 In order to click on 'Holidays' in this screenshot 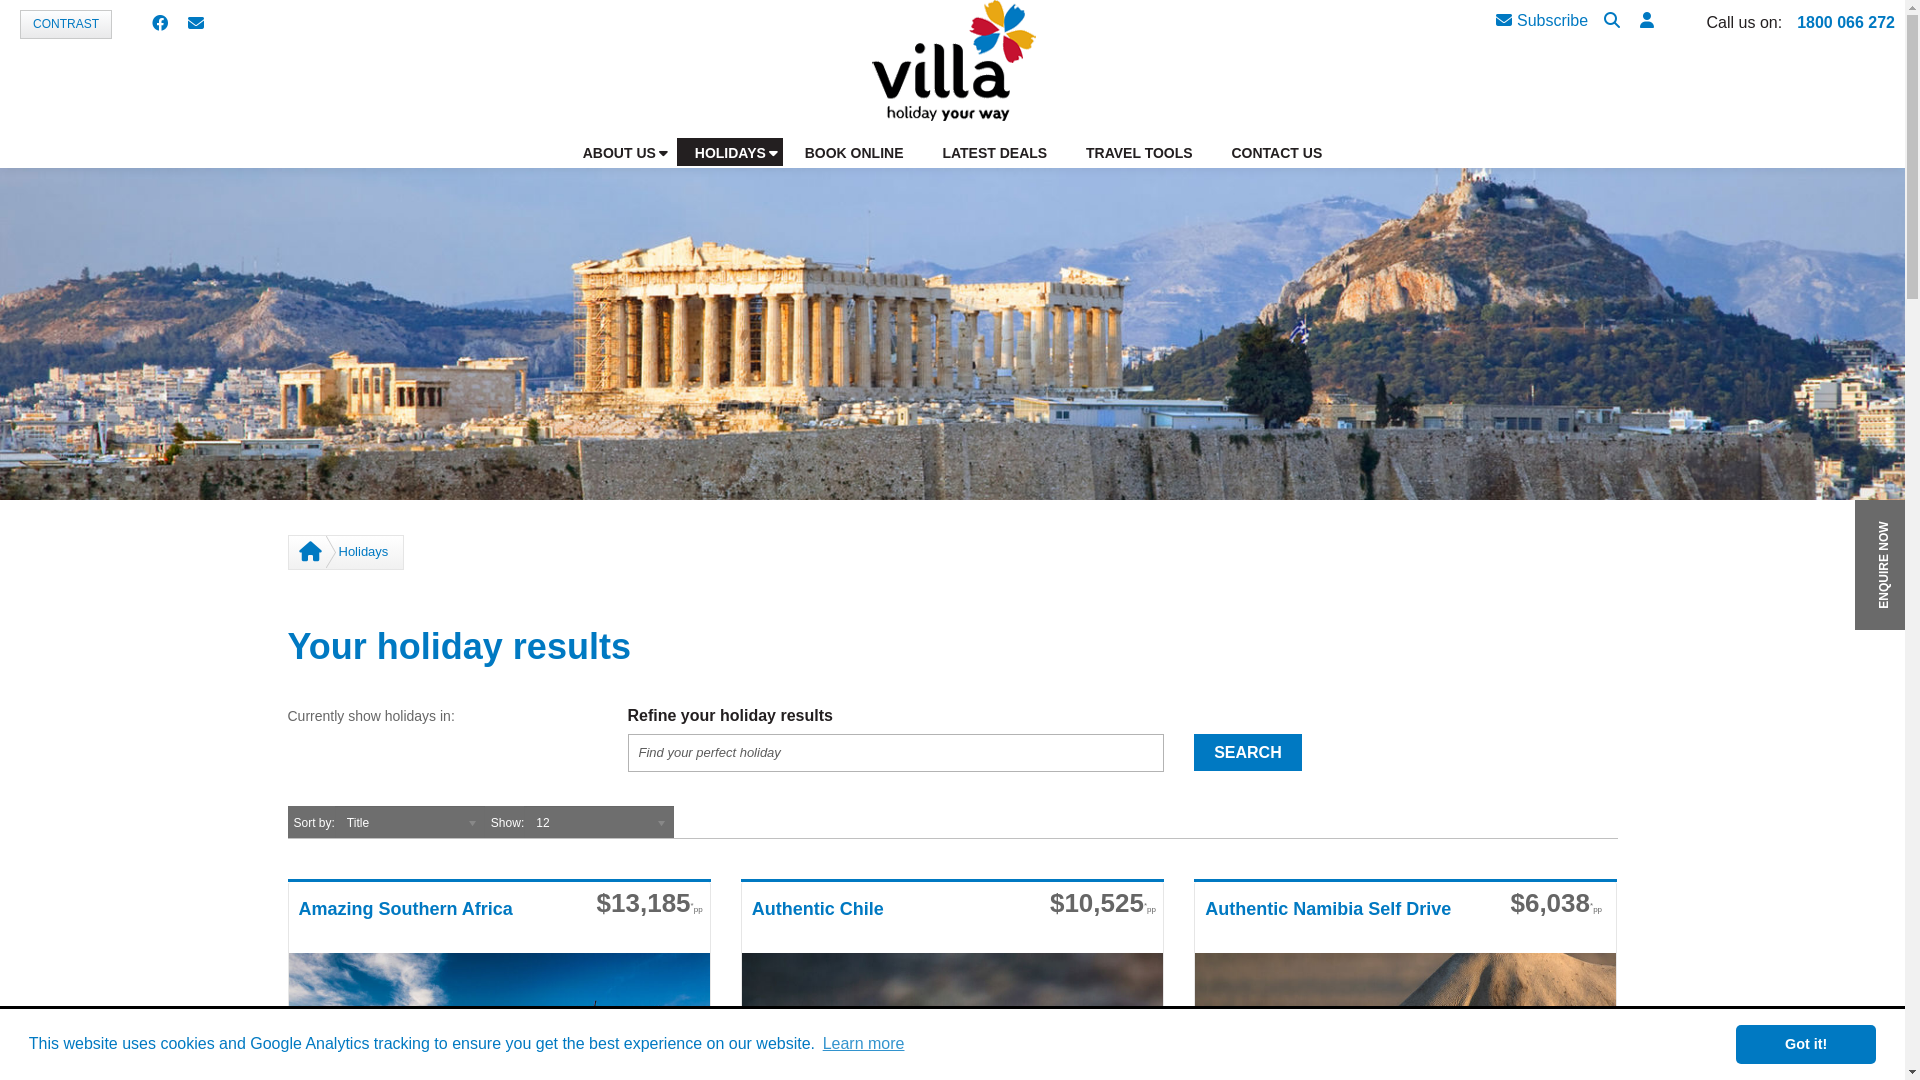, I will do `click(363, 551)`.